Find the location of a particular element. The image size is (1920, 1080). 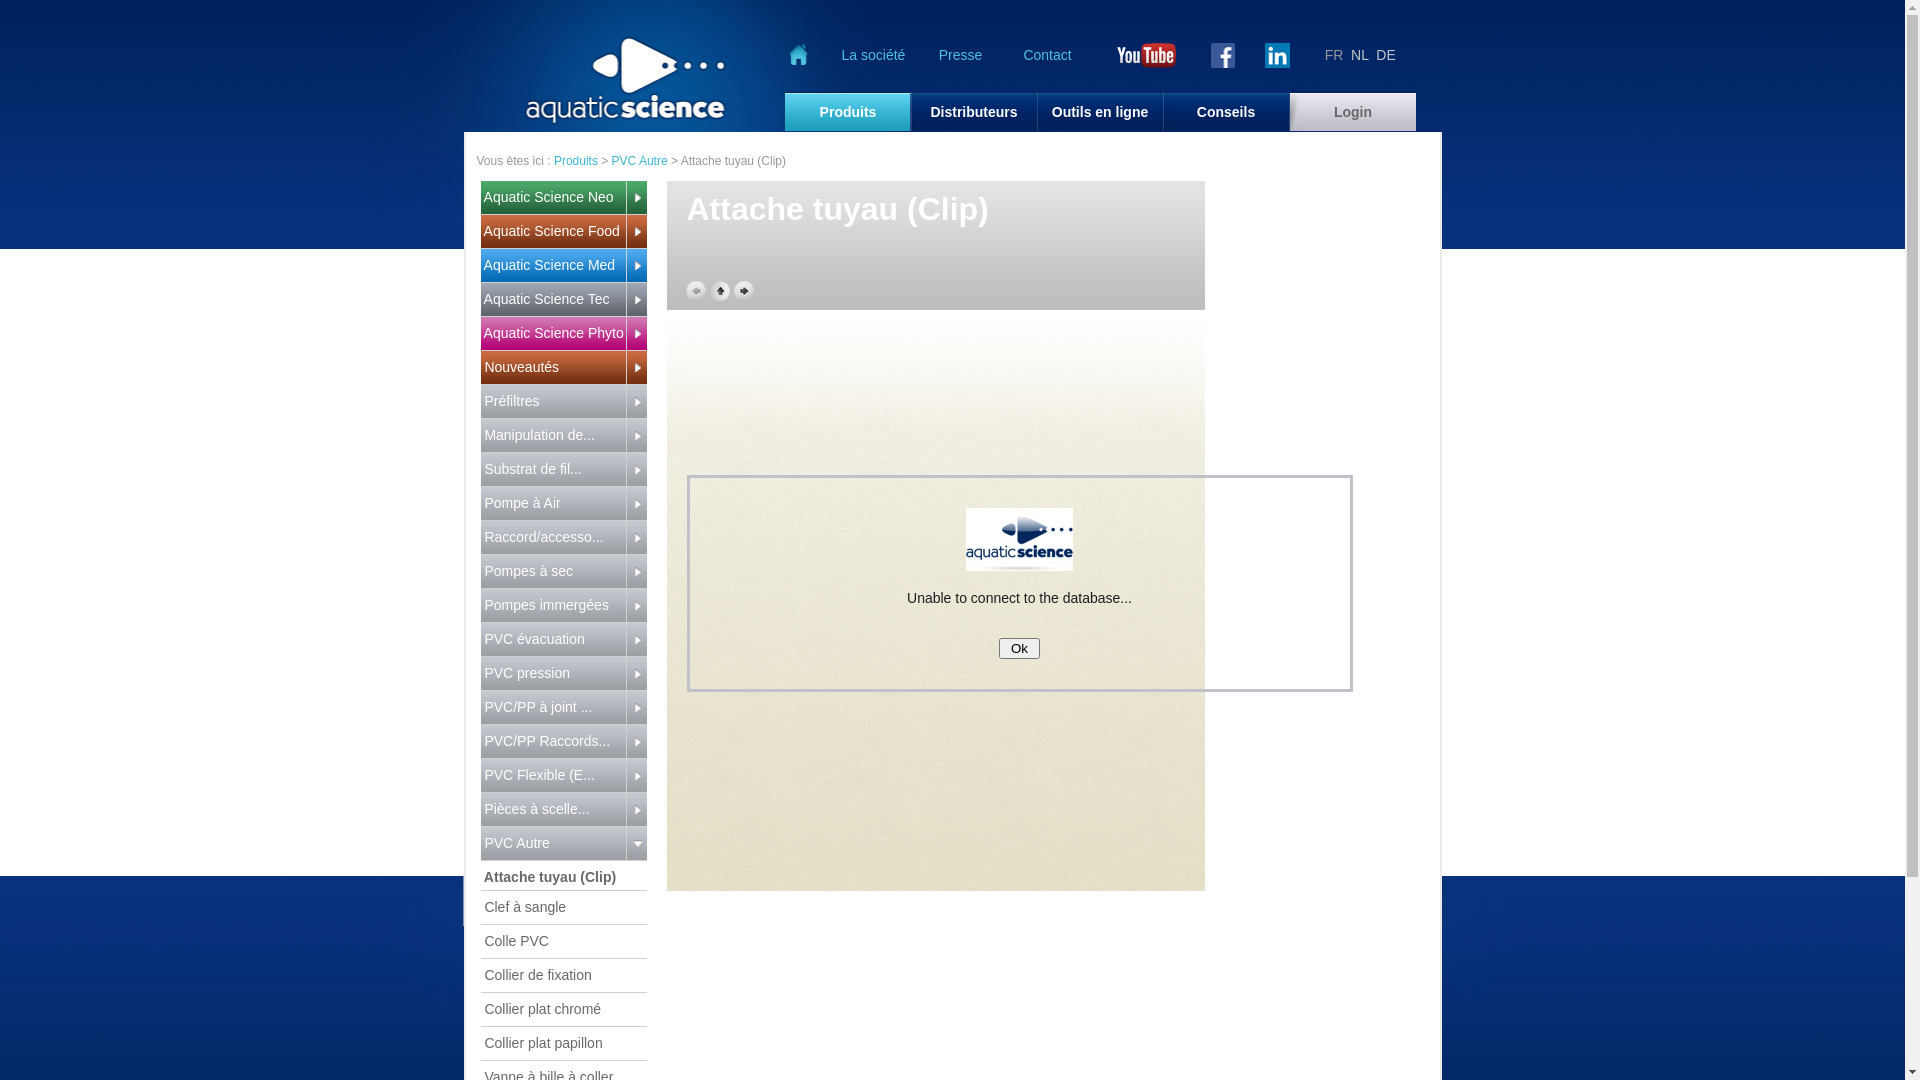

'Login' is located at coordinates (1352, 111).